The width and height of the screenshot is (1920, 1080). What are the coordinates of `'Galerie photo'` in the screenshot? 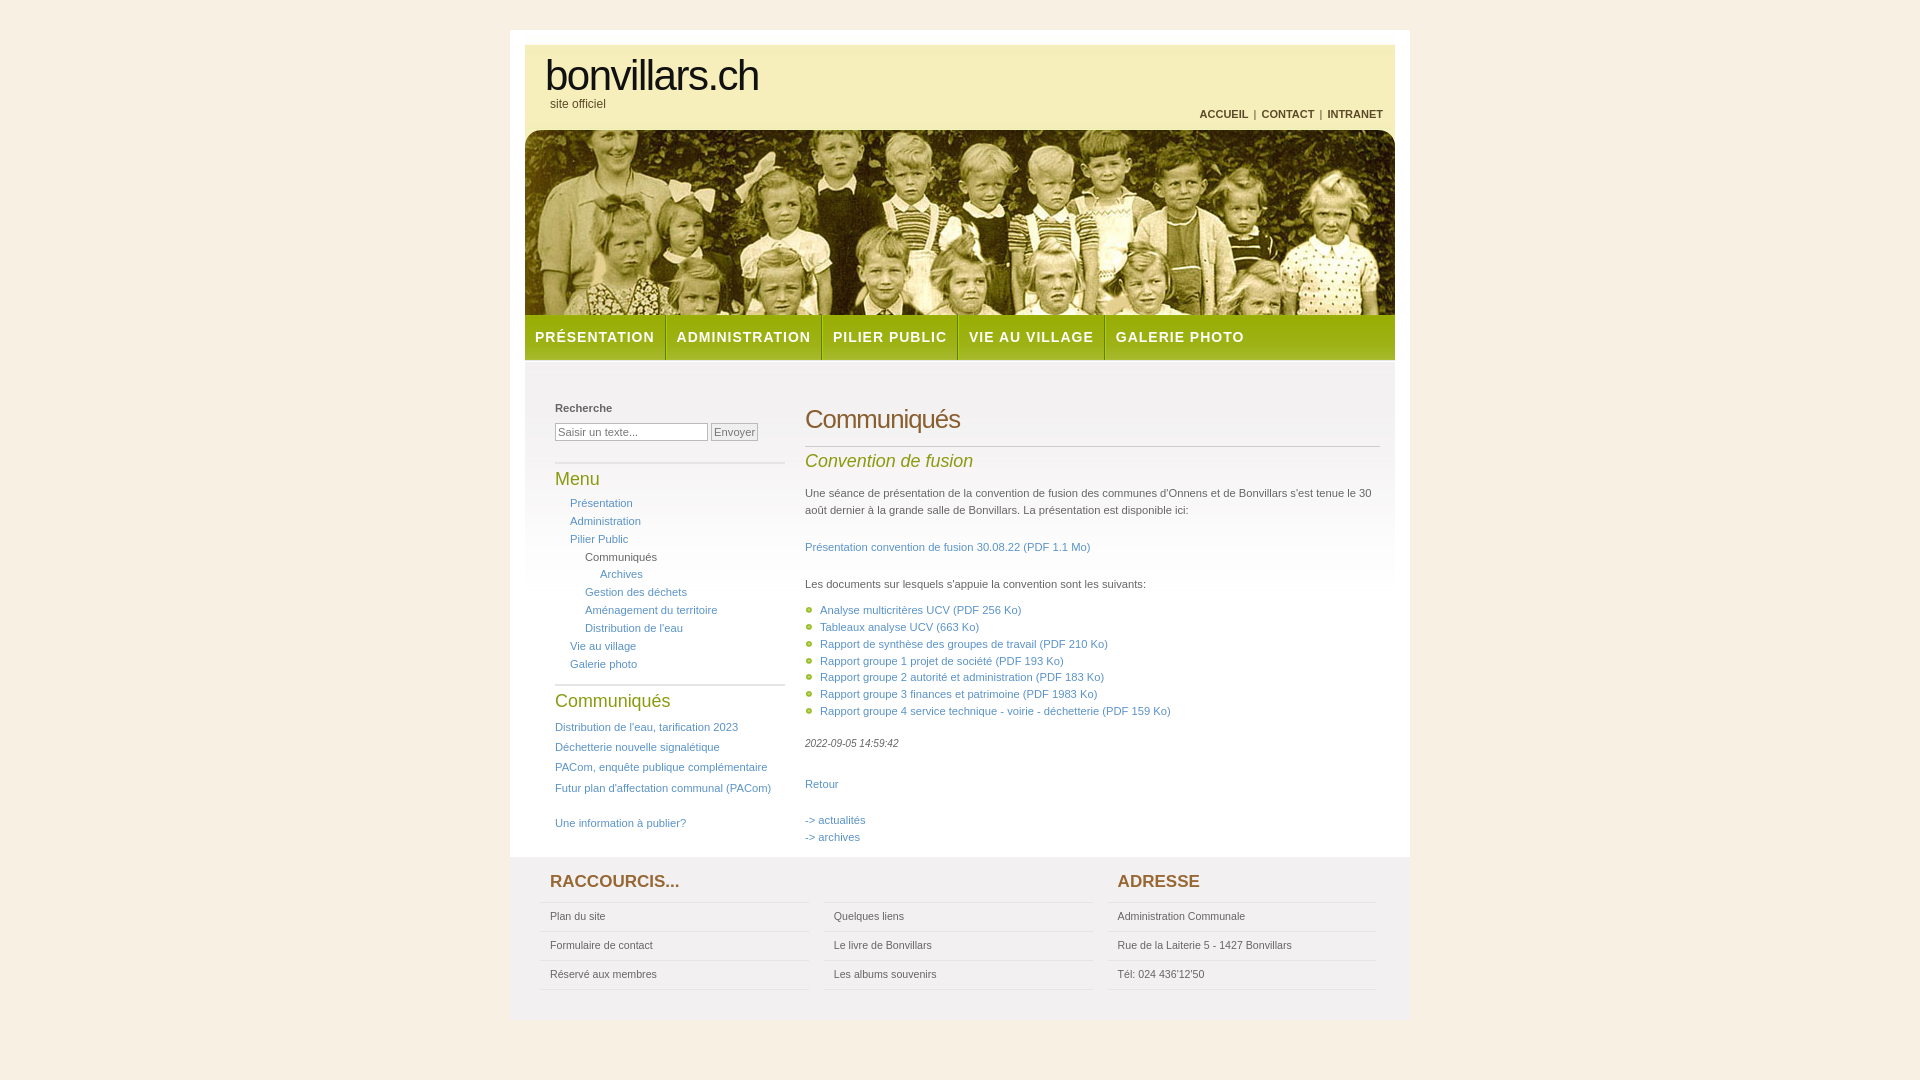 It's located at (602, 663).